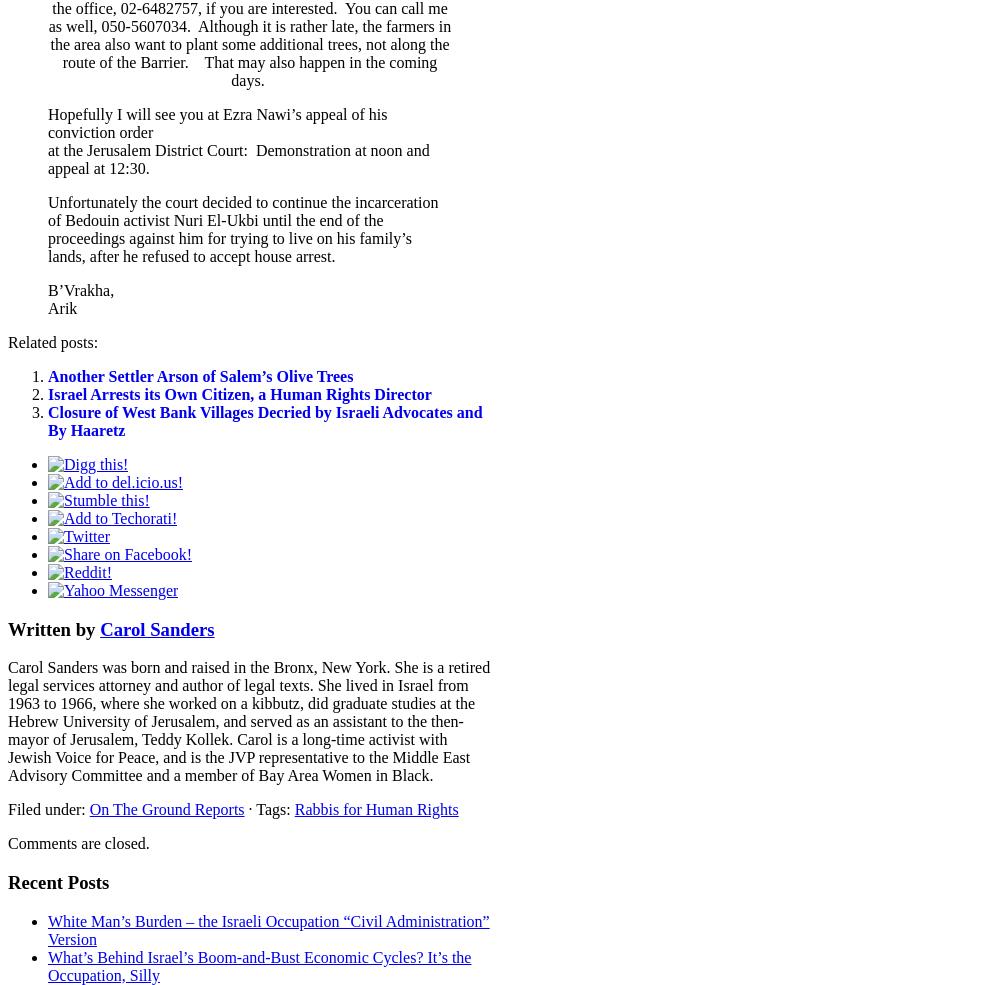 The width and height of the screenshot is (982, 985). What do you see at coordinates (47, 808) in the screenshot?
I see `'Filed under:'` at bounding box center [47, 808].